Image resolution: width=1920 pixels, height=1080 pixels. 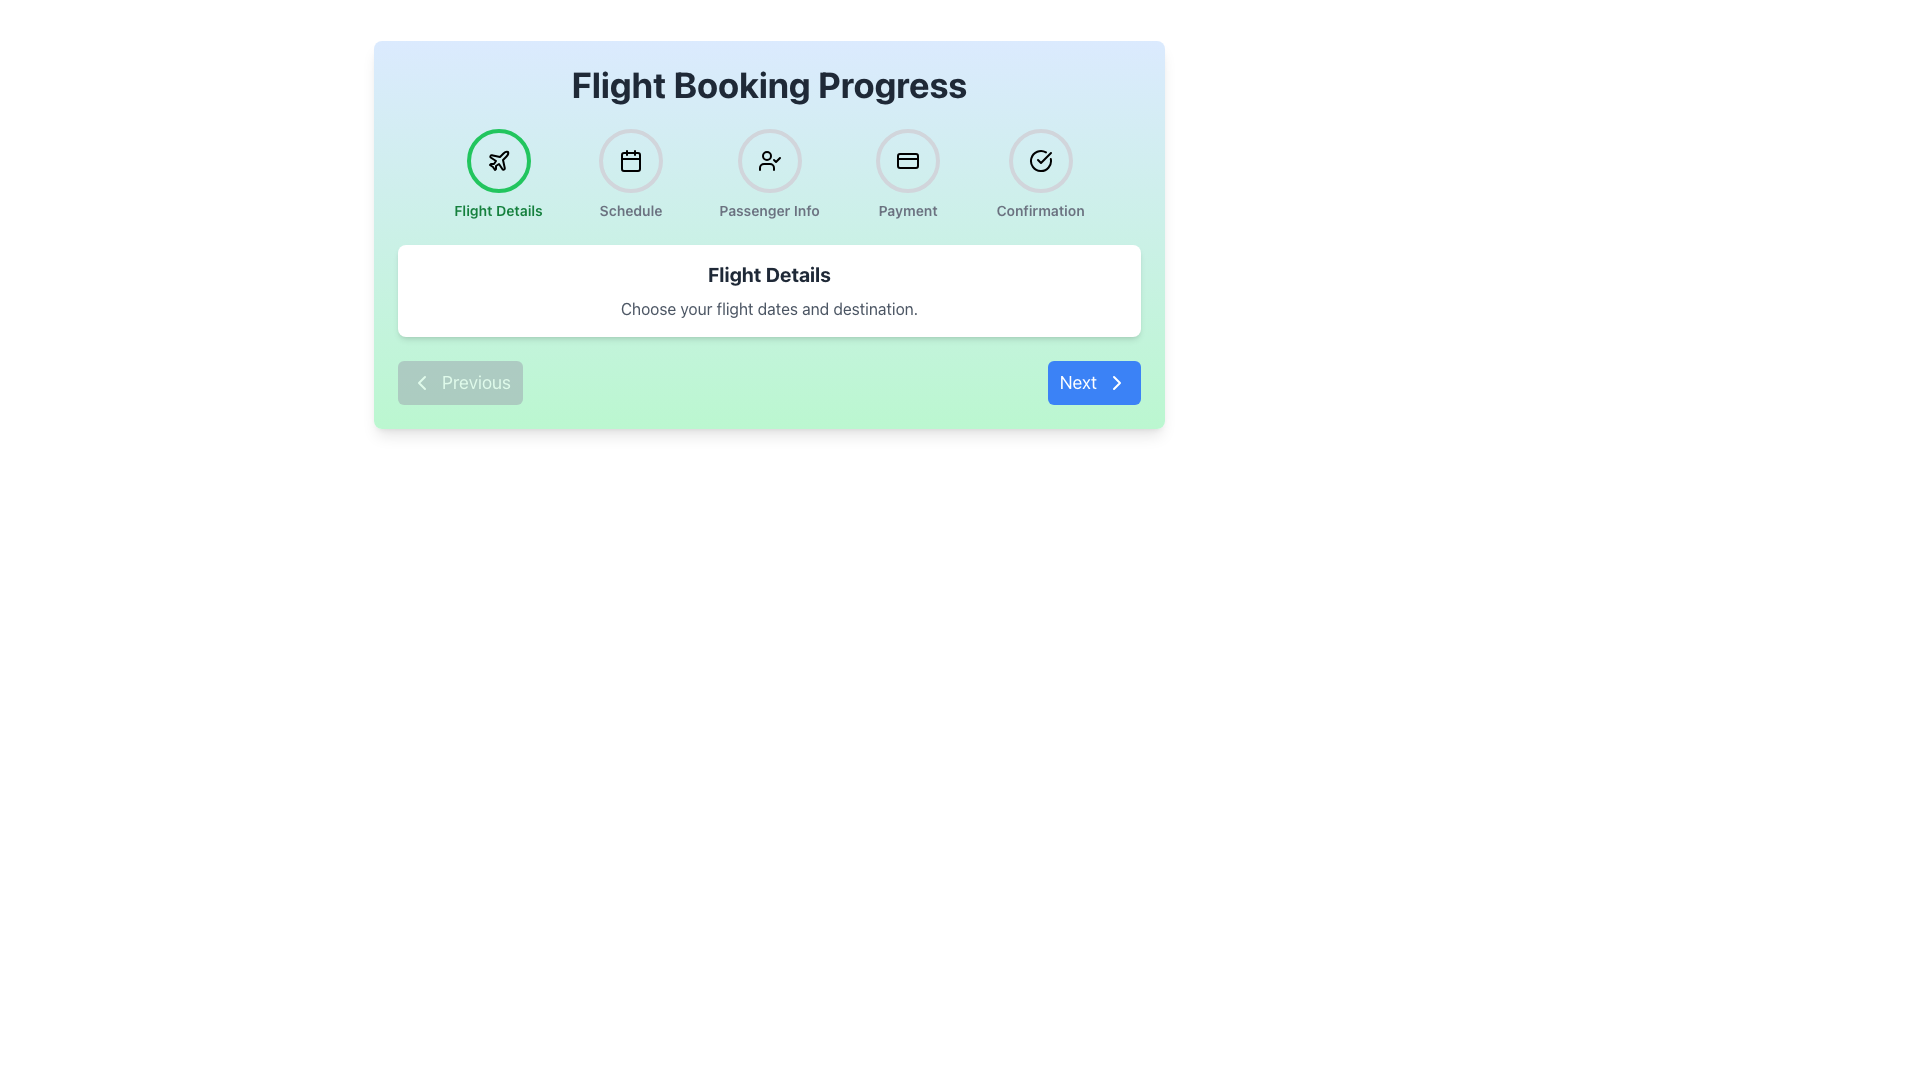 I want to click on the Step Indicator element, which is the fourth in the series of five progress steps, featuring a circled icon of a credit card above the text 'Payment', so click(x=907, y=173).